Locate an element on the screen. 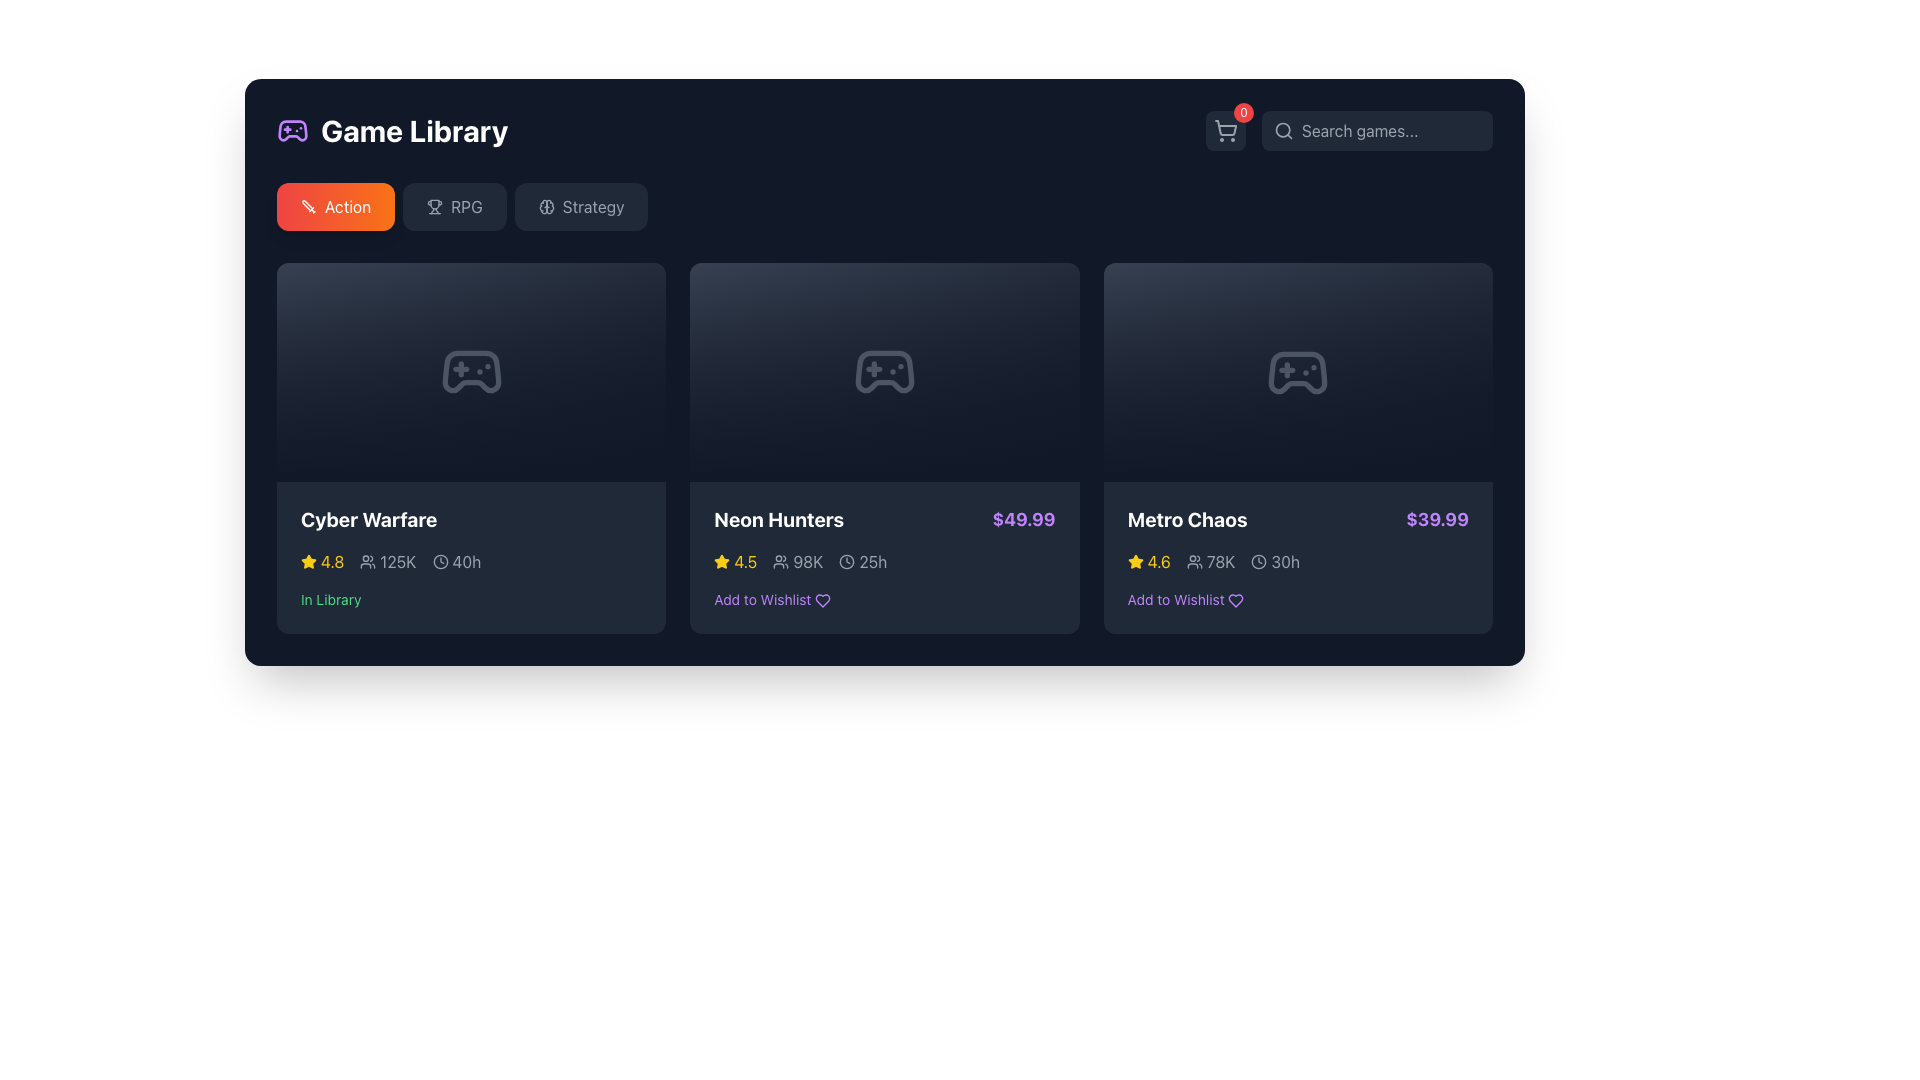  the filter button located between the 'Action' button and the 'Strategy' button to apply an RPG filter is located at coordinates (453, 207).